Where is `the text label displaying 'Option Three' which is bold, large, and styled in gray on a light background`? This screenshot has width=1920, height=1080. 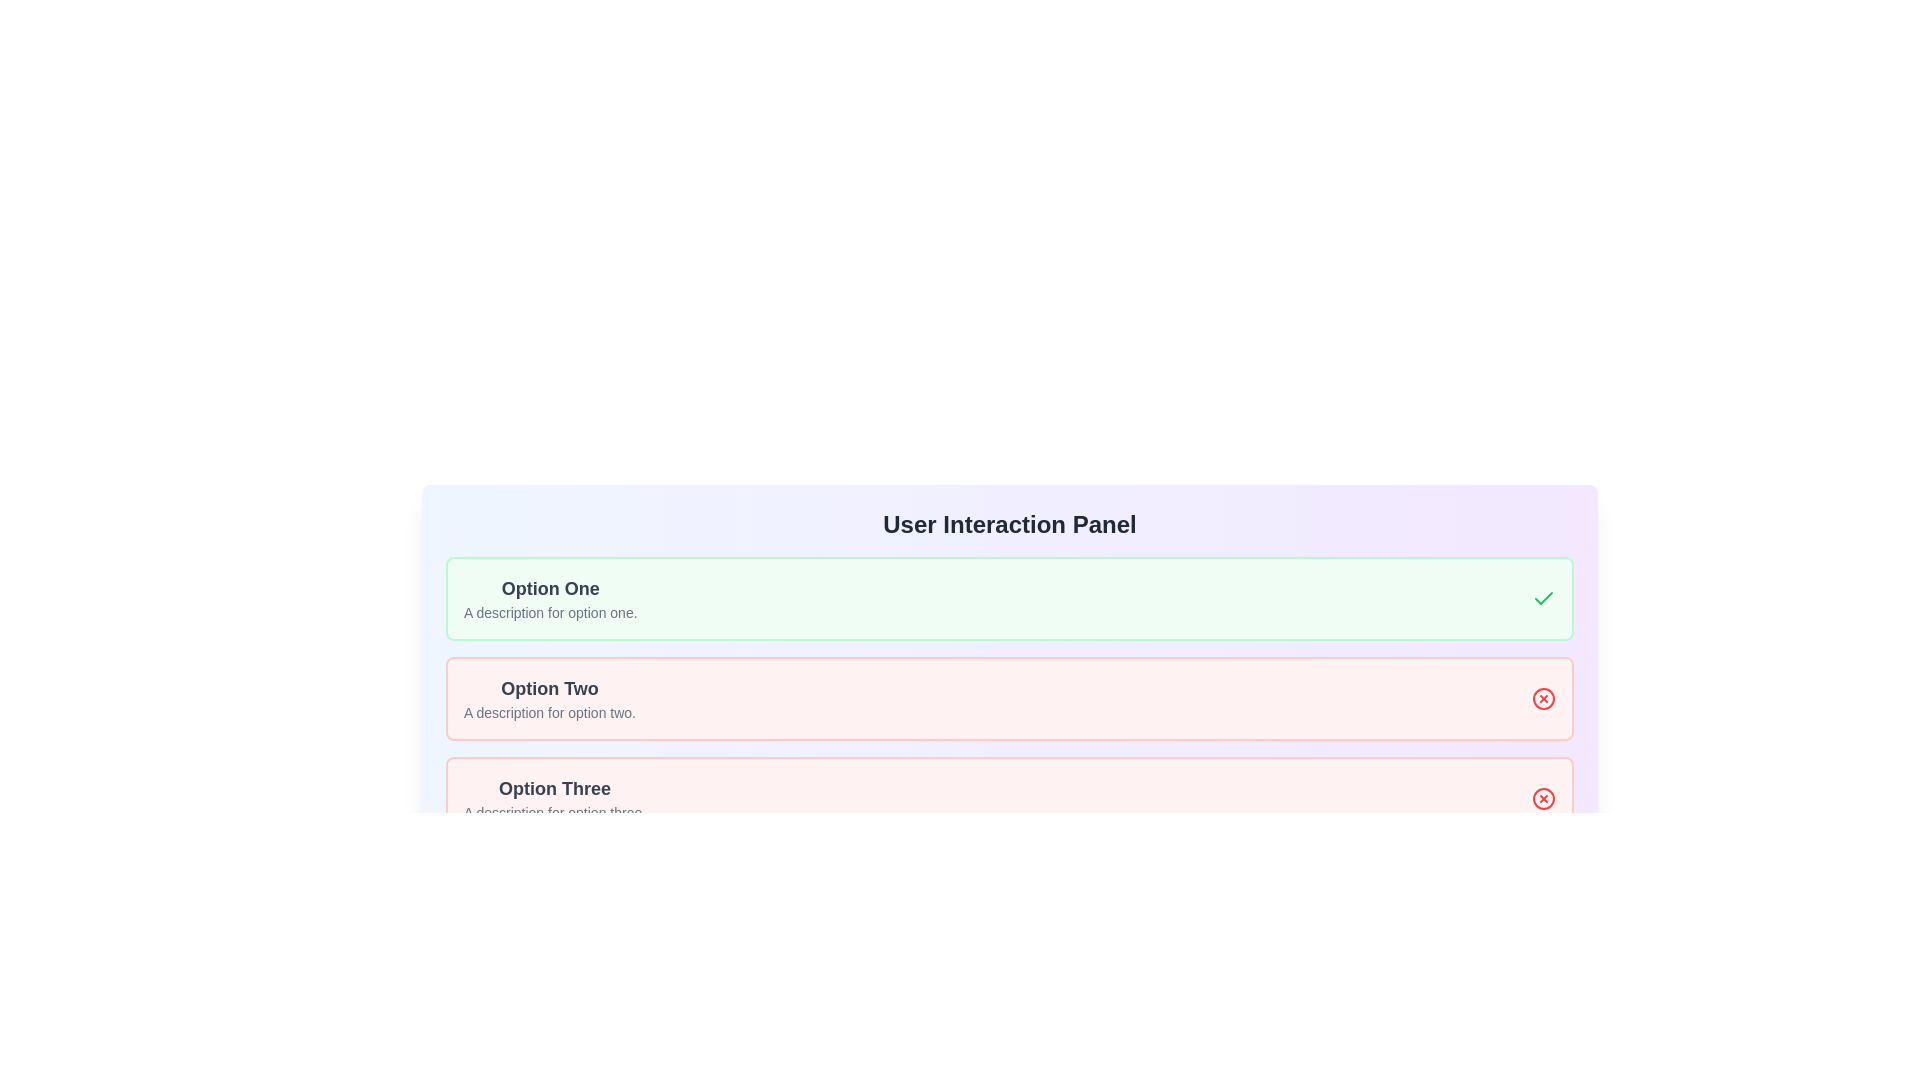 the text label displaying 'Option Three' which is bold, large, and styled in gray on a light background is located at coordinates (555, 788).